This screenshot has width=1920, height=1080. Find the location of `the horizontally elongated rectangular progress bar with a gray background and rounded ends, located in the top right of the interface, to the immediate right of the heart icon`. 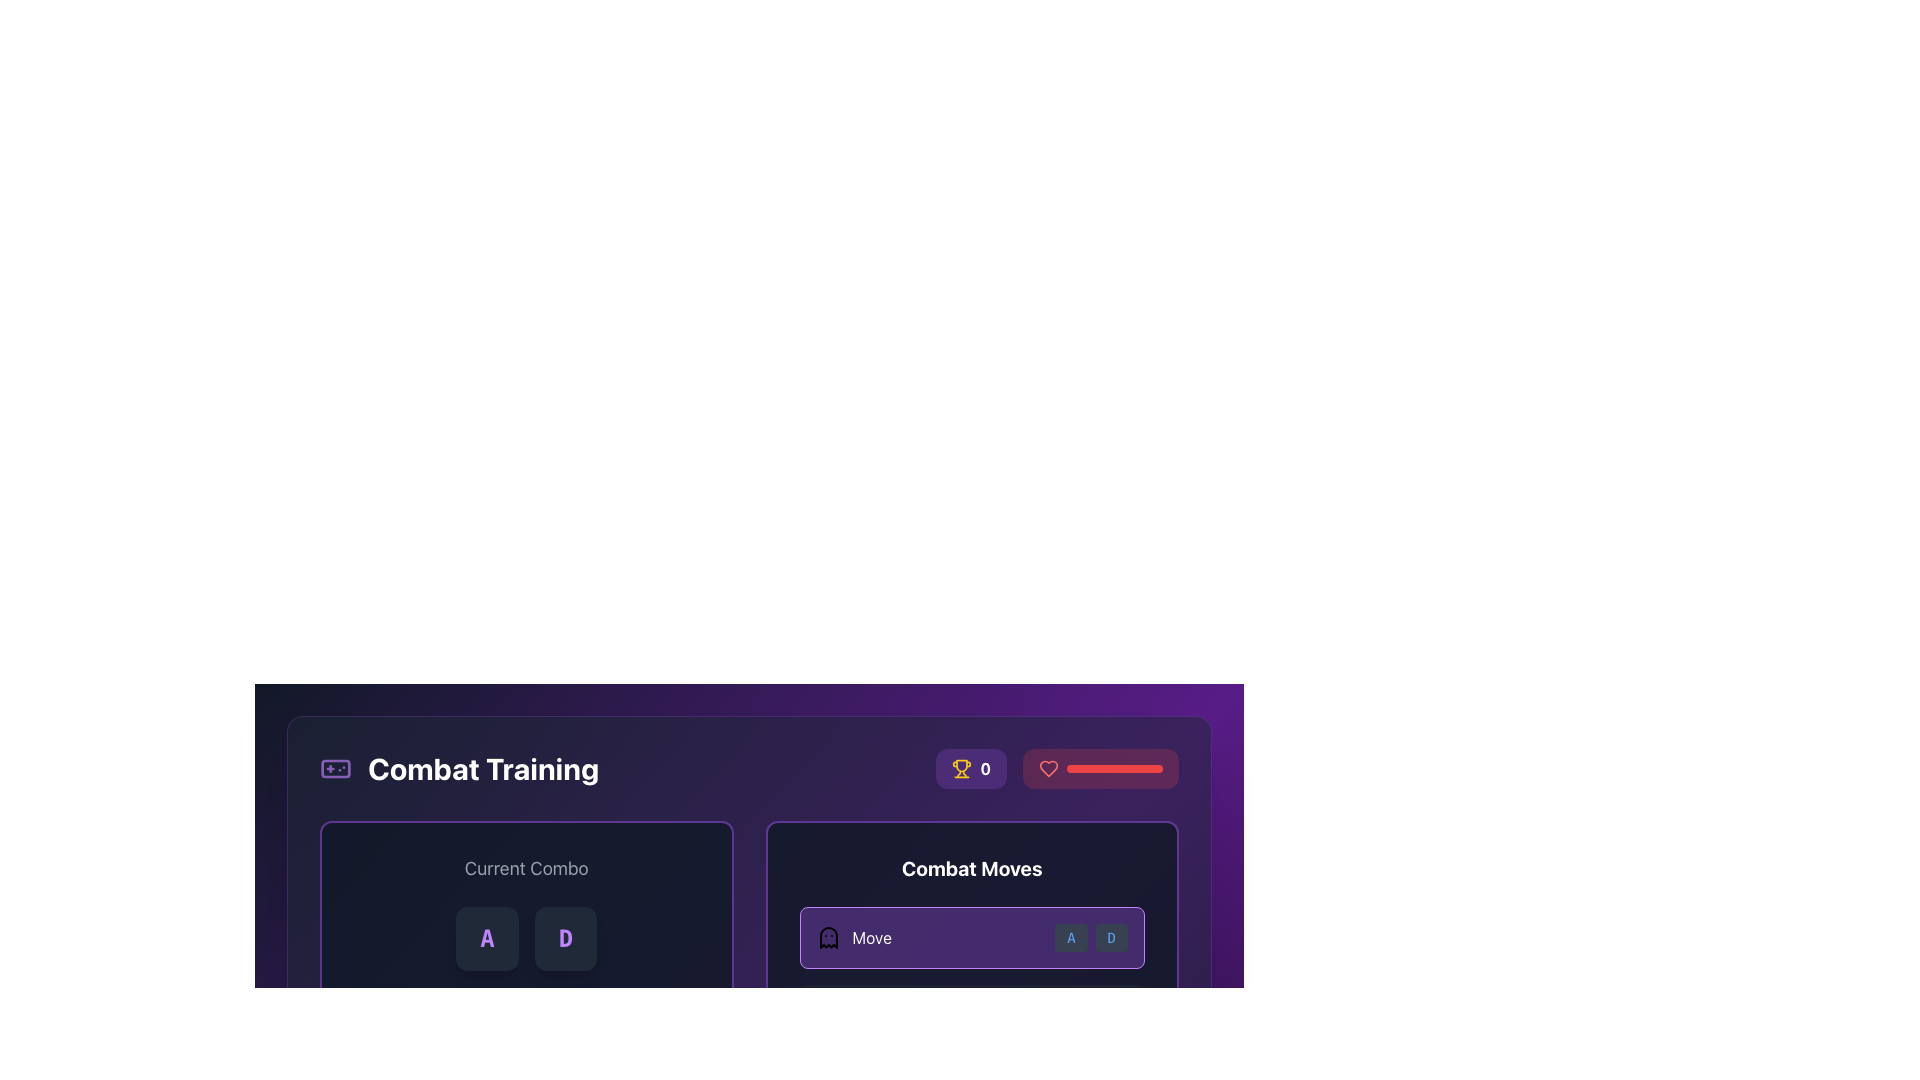

the horizontally elongated rectangular progress bar with a gray background and rounded ends, located in the top right of the interface, to the immediate right of the heart icon is located at coordinates (1113, 767).